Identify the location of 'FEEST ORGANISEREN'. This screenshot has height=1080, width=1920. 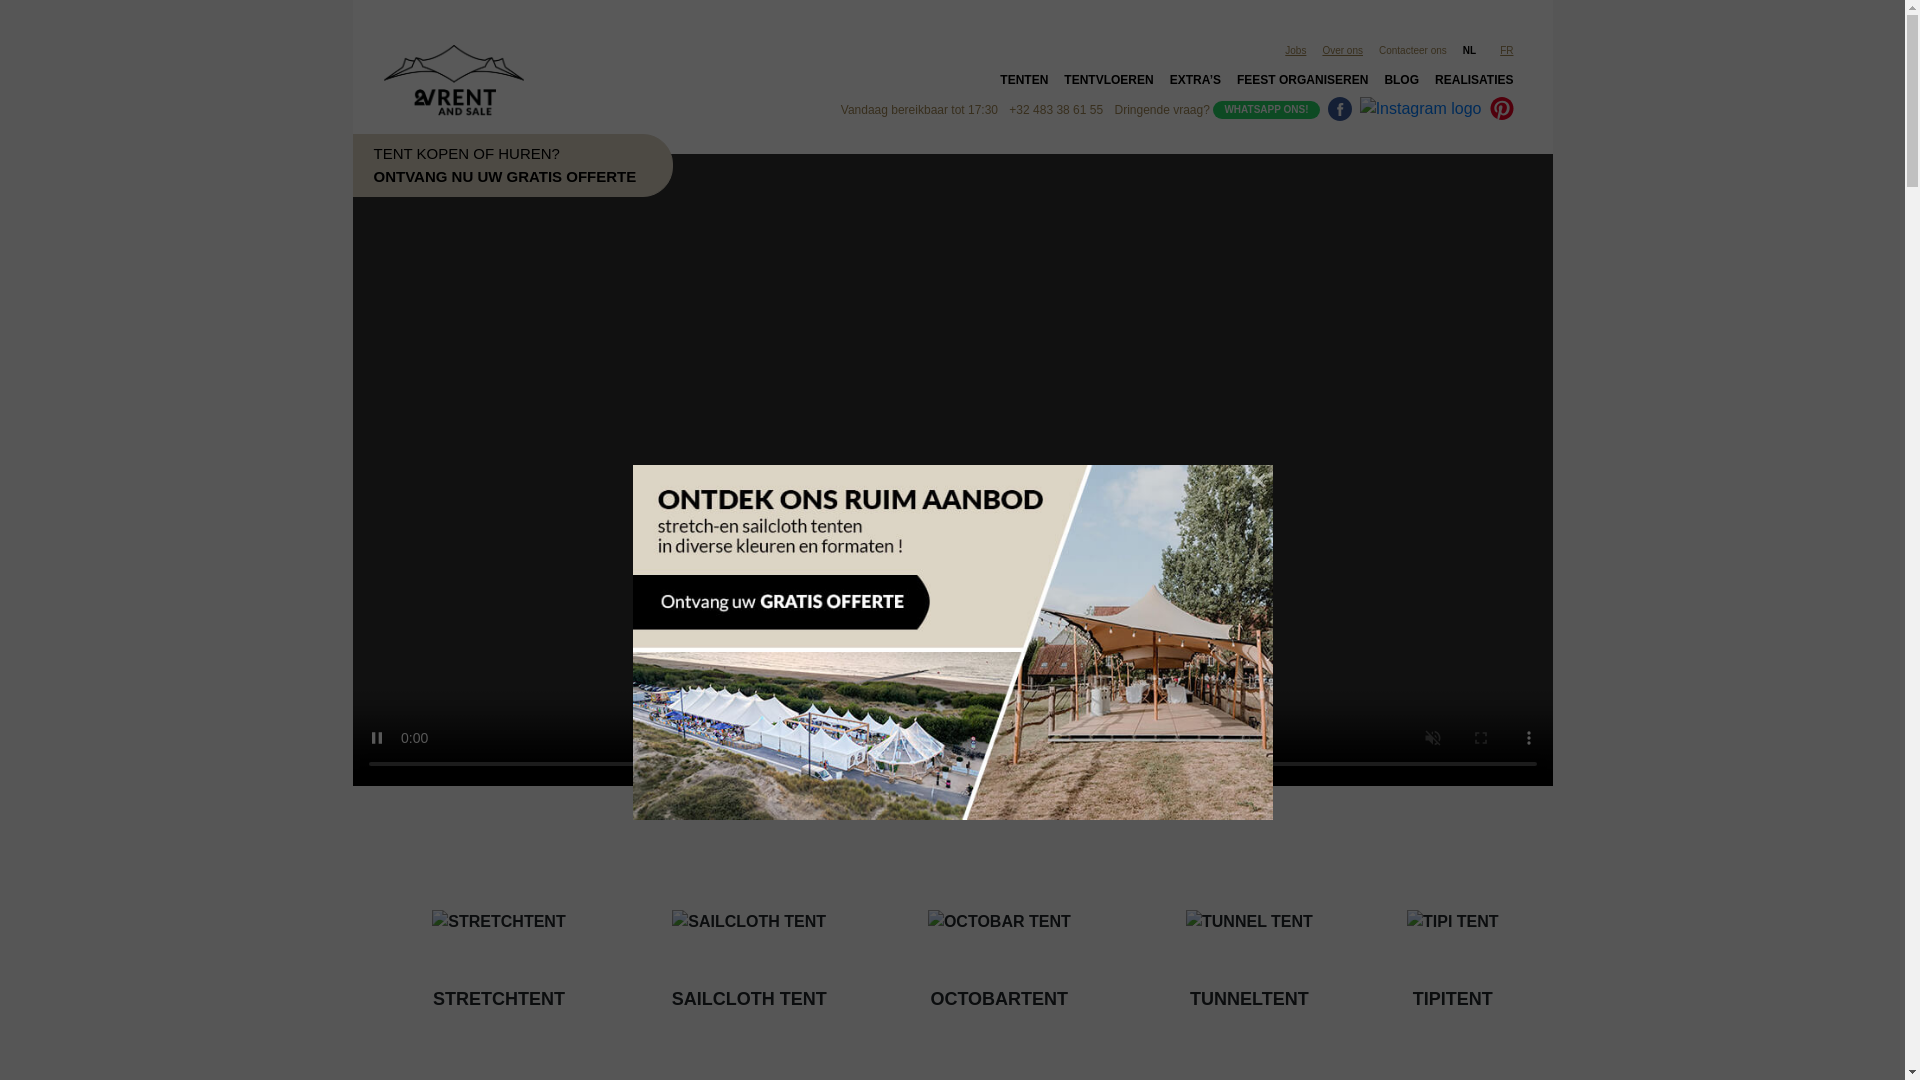
(1302, 83).